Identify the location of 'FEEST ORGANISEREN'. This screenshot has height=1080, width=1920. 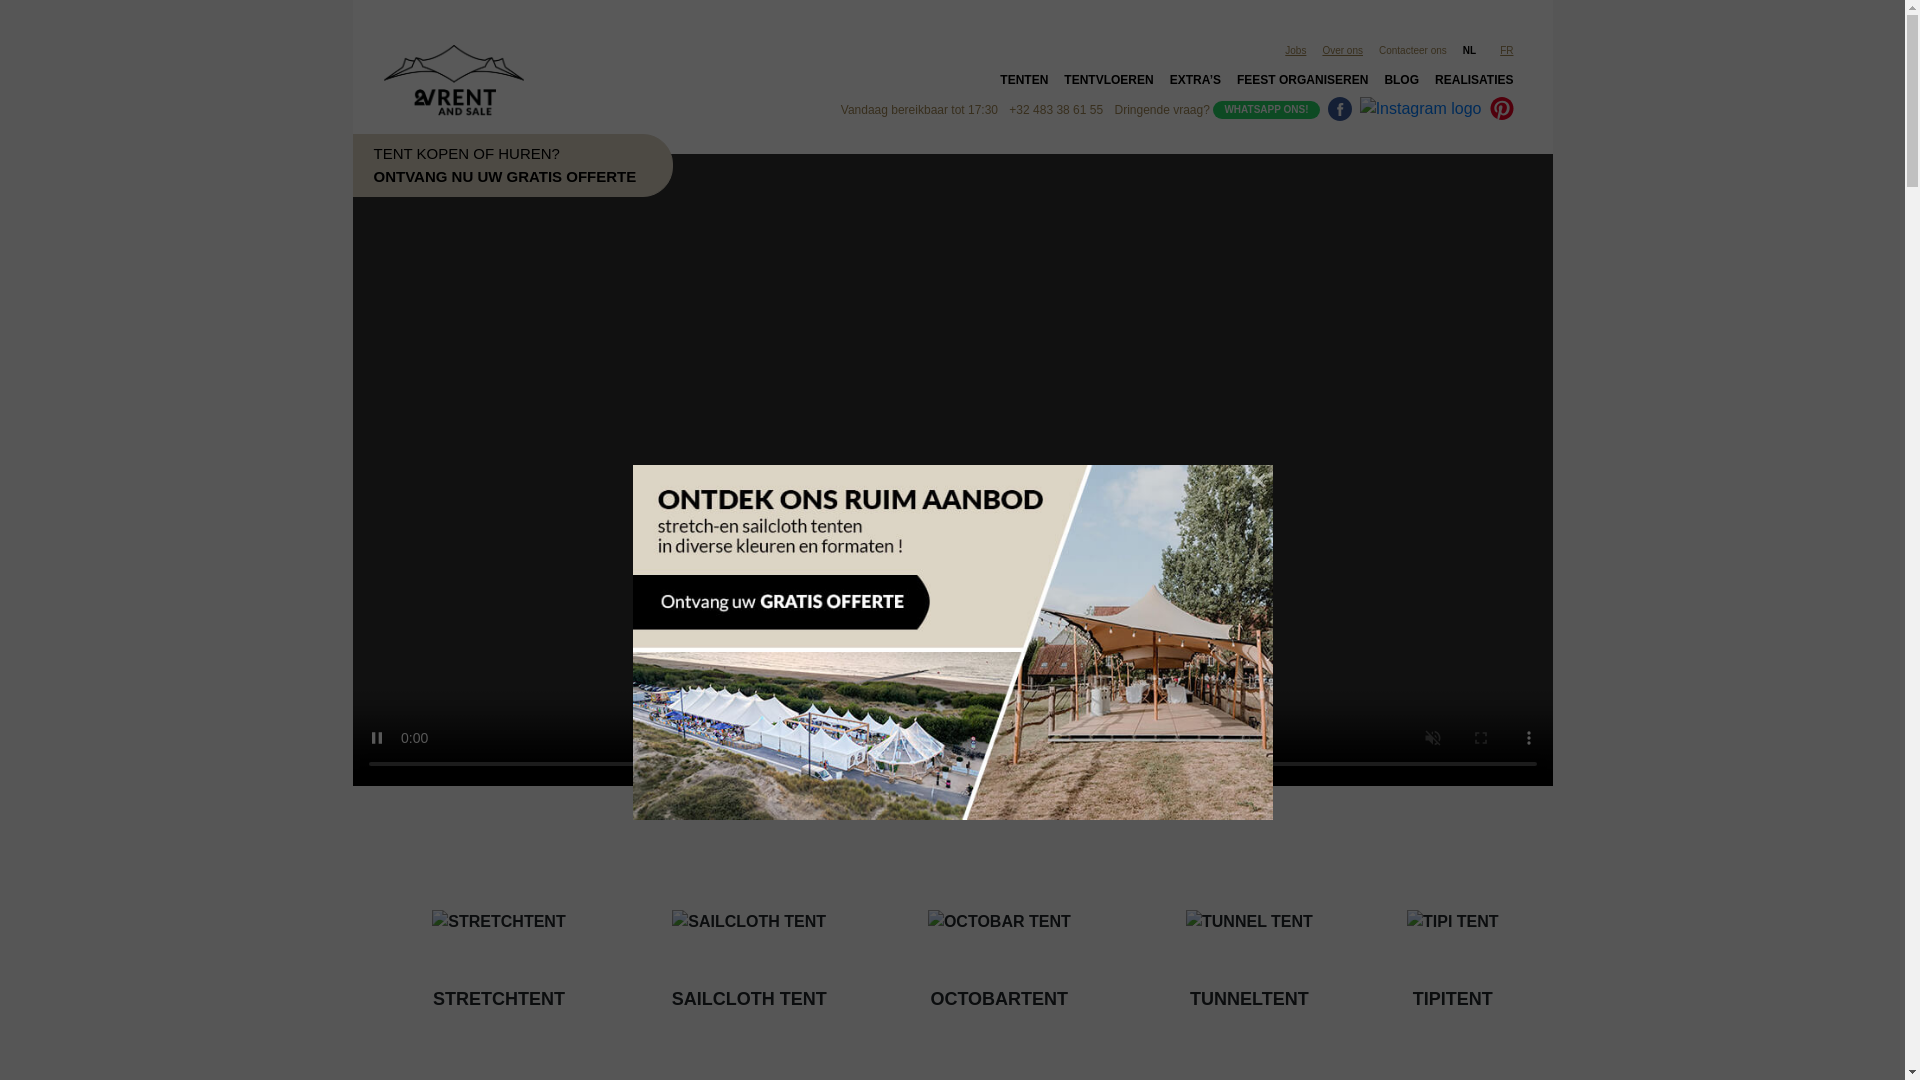
(1302, 83).